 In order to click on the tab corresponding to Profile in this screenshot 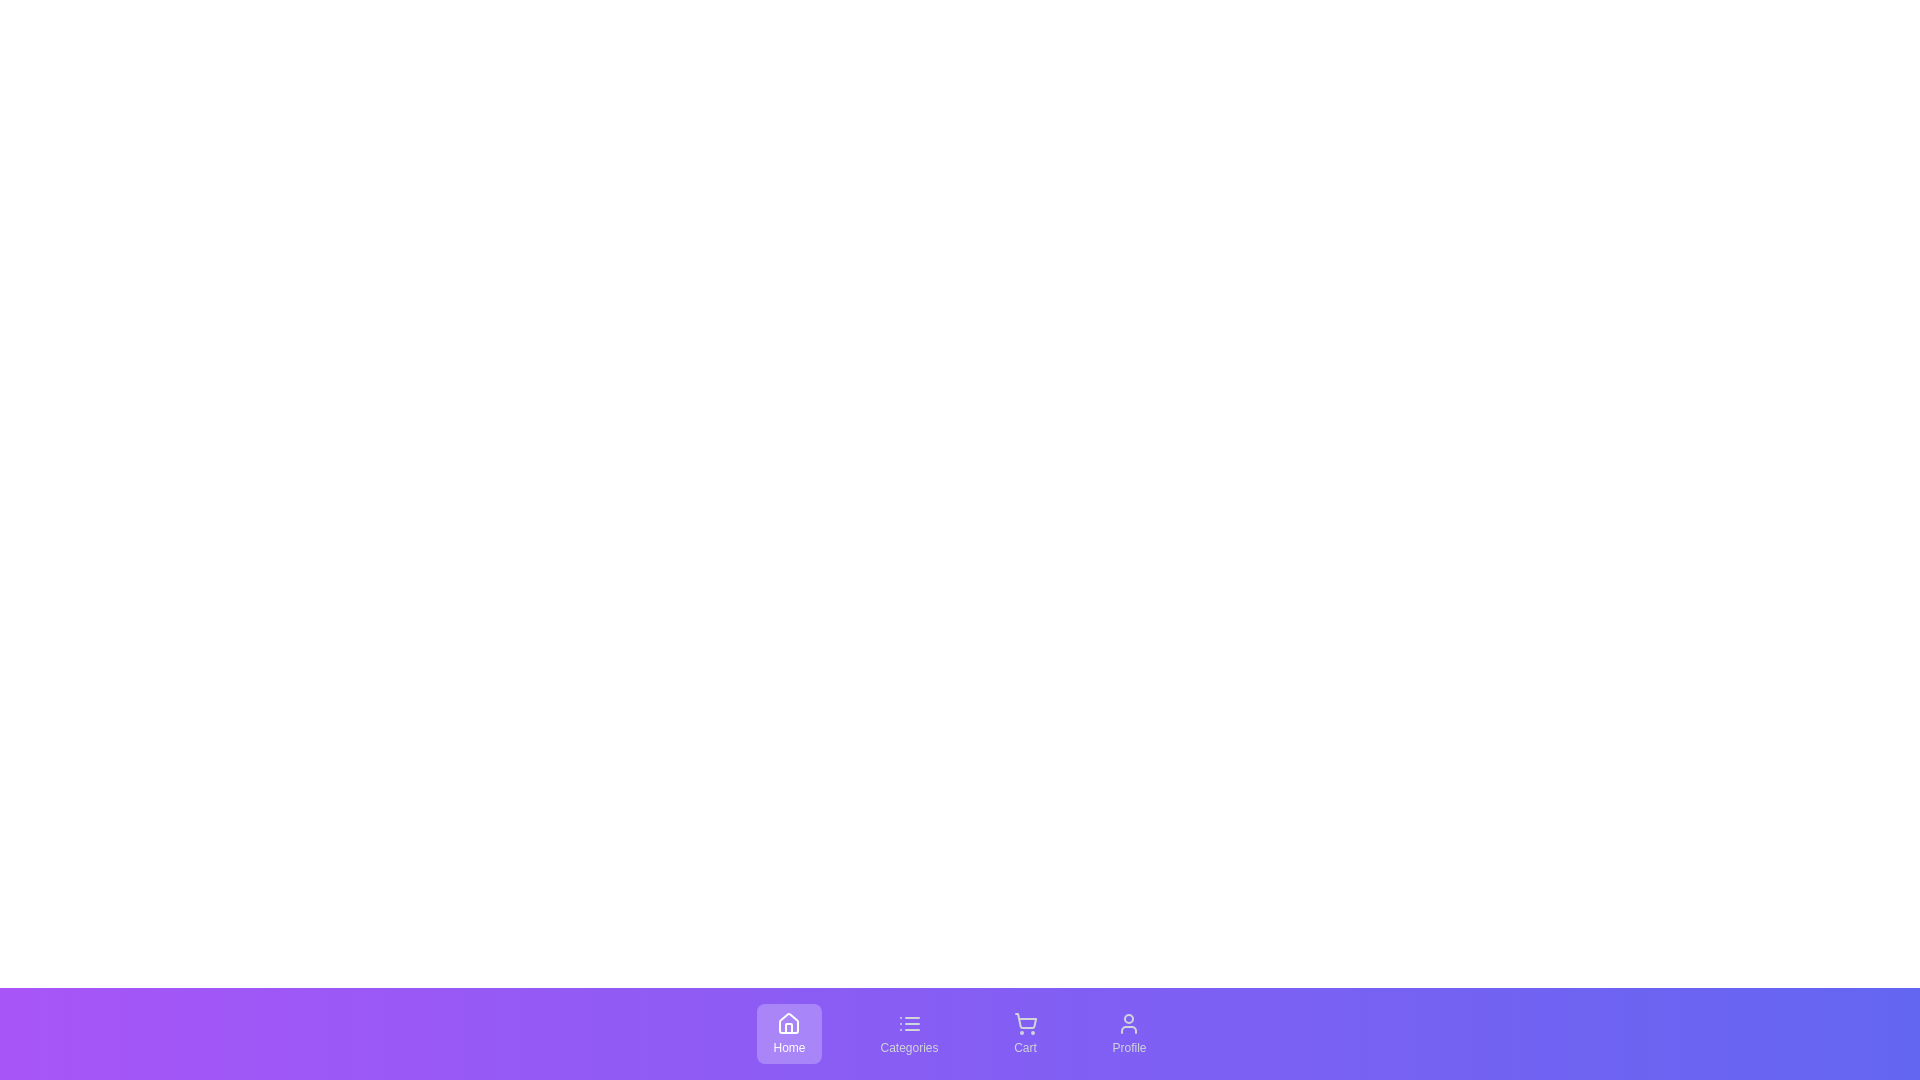, I will do `click(1129, 1033)`.